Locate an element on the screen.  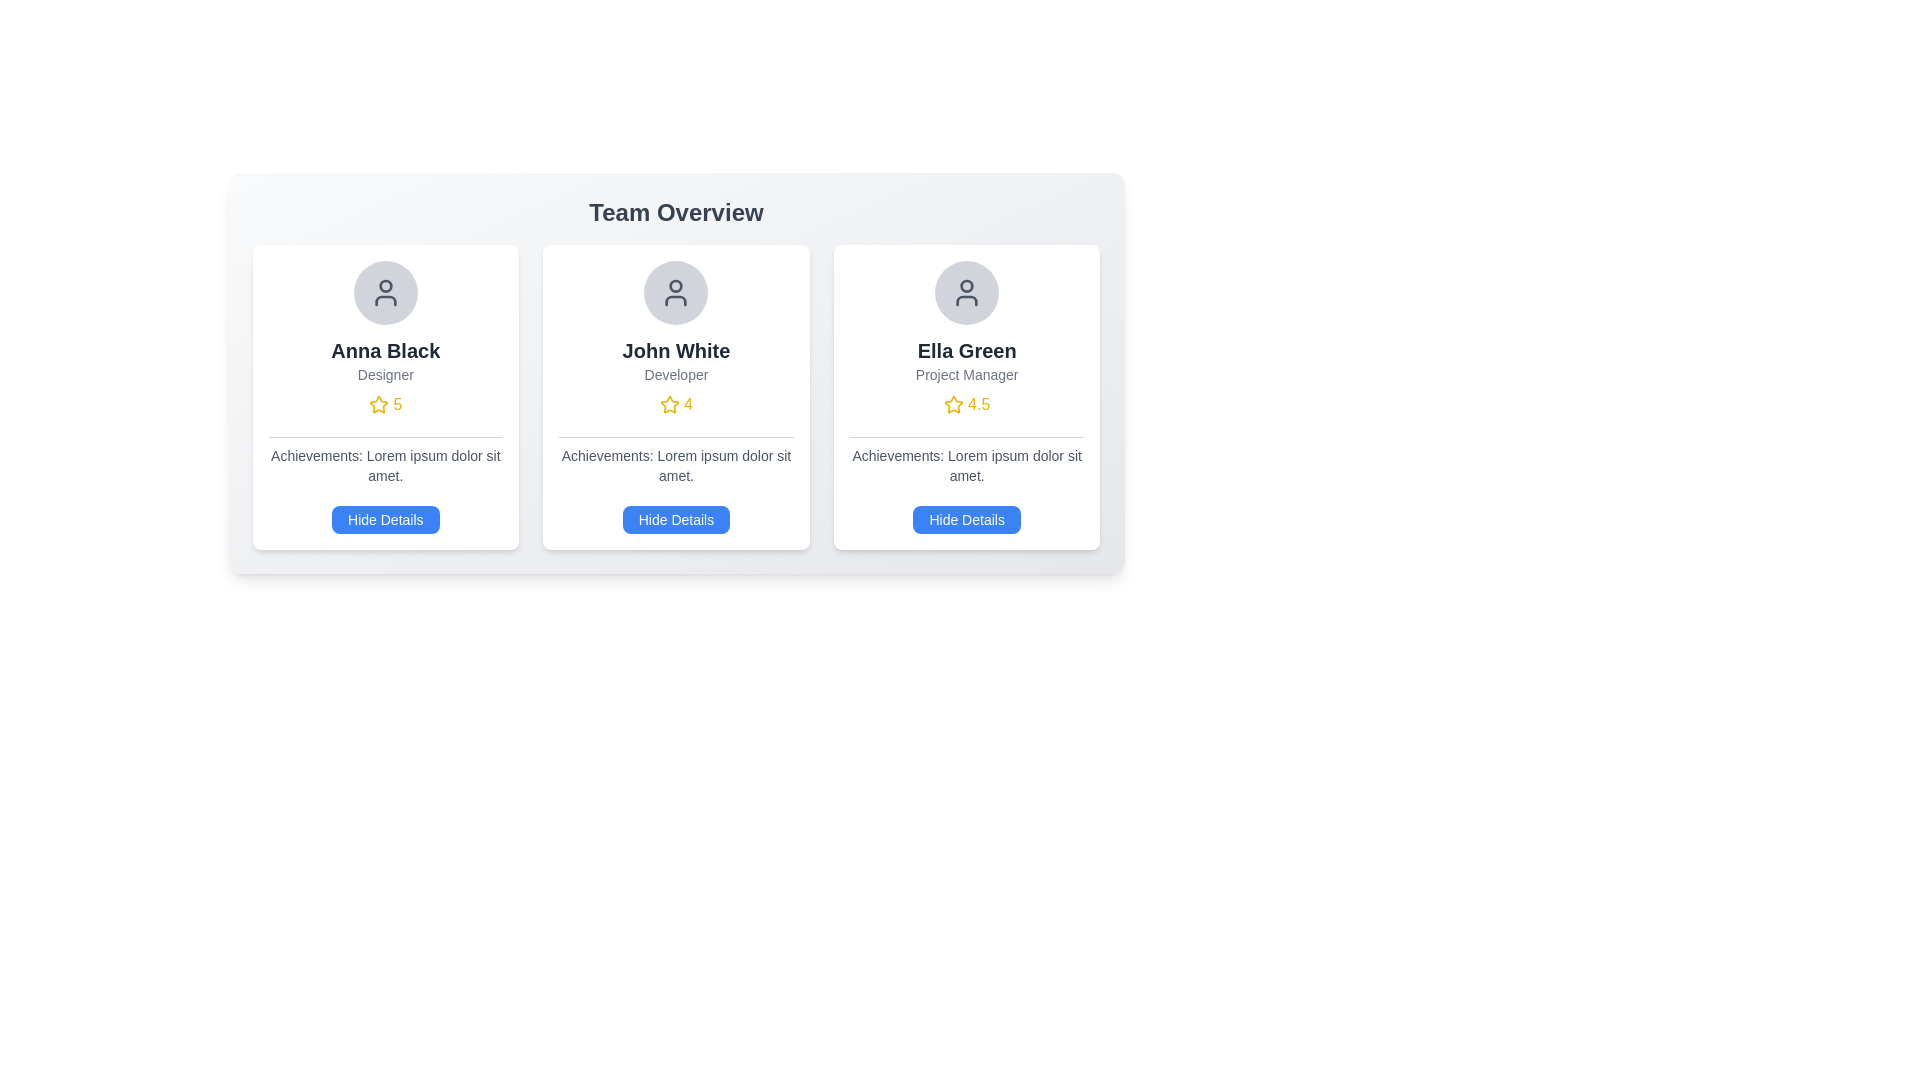
the nearby interactive elements related to the team member's information displayed in the Text content block located centrally in the second card of the 'Team Overview' section is located at coordinates (676, 377).